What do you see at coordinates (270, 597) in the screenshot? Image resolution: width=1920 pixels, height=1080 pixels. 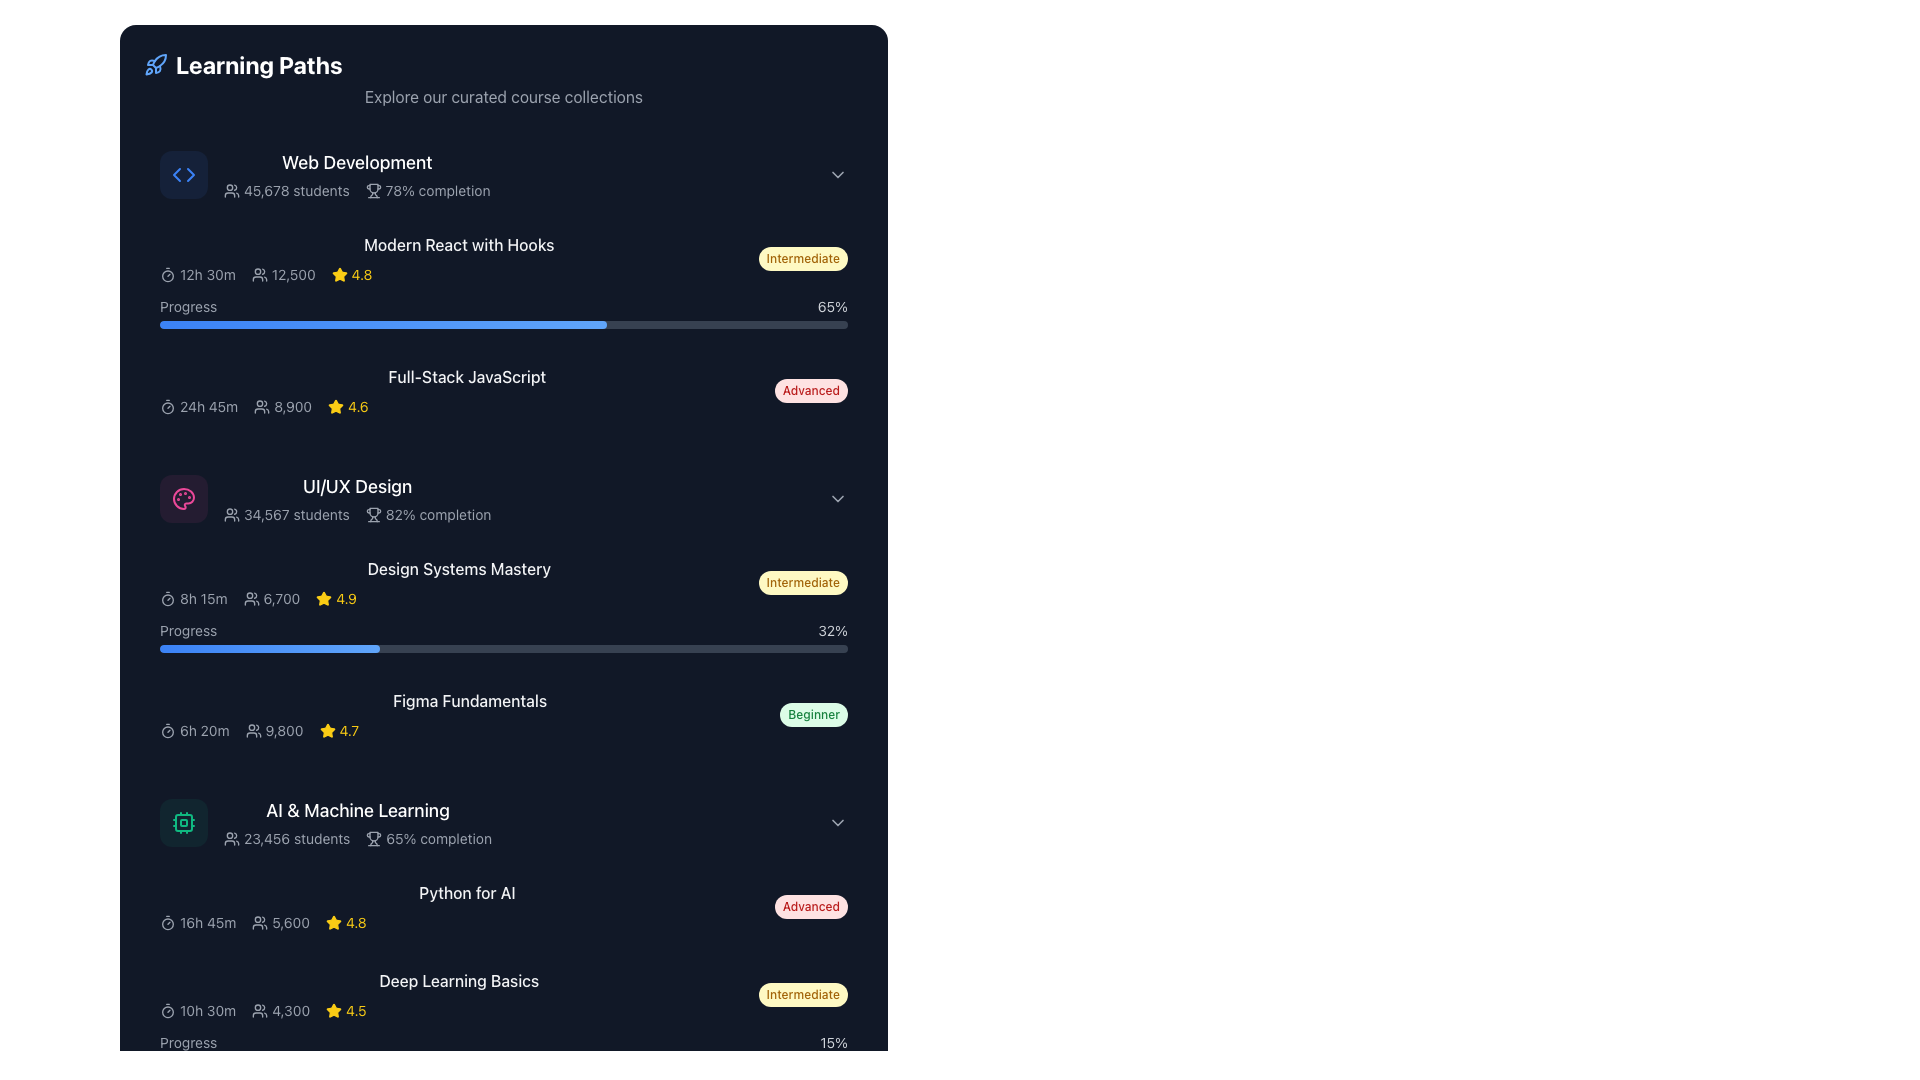 I see `the text display showing '6,700' with a user icon, located in the 'Design Systems Mastery' course row, between '8h 15m' and '4.9'` at bounding box center [270, 597].